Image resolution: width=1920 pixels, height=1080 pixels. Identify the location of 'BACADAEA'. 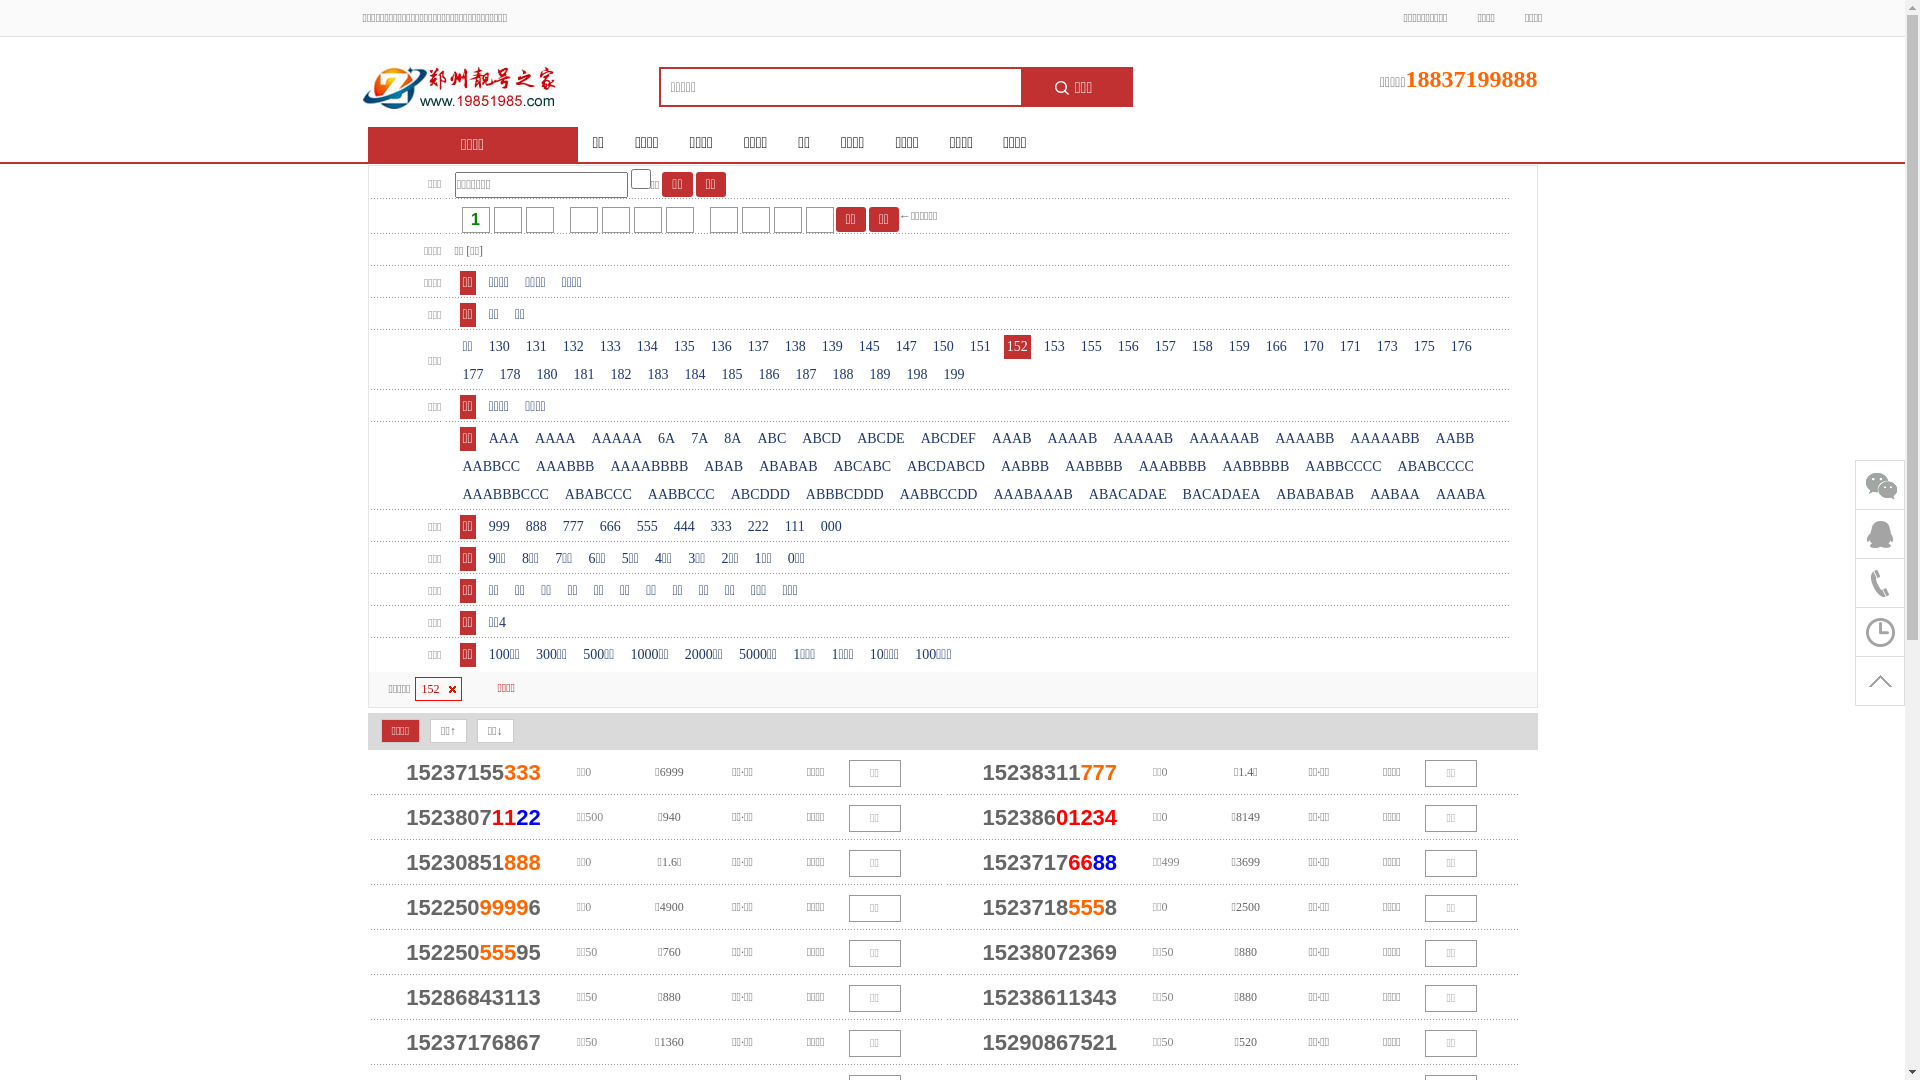
(1221, 494).